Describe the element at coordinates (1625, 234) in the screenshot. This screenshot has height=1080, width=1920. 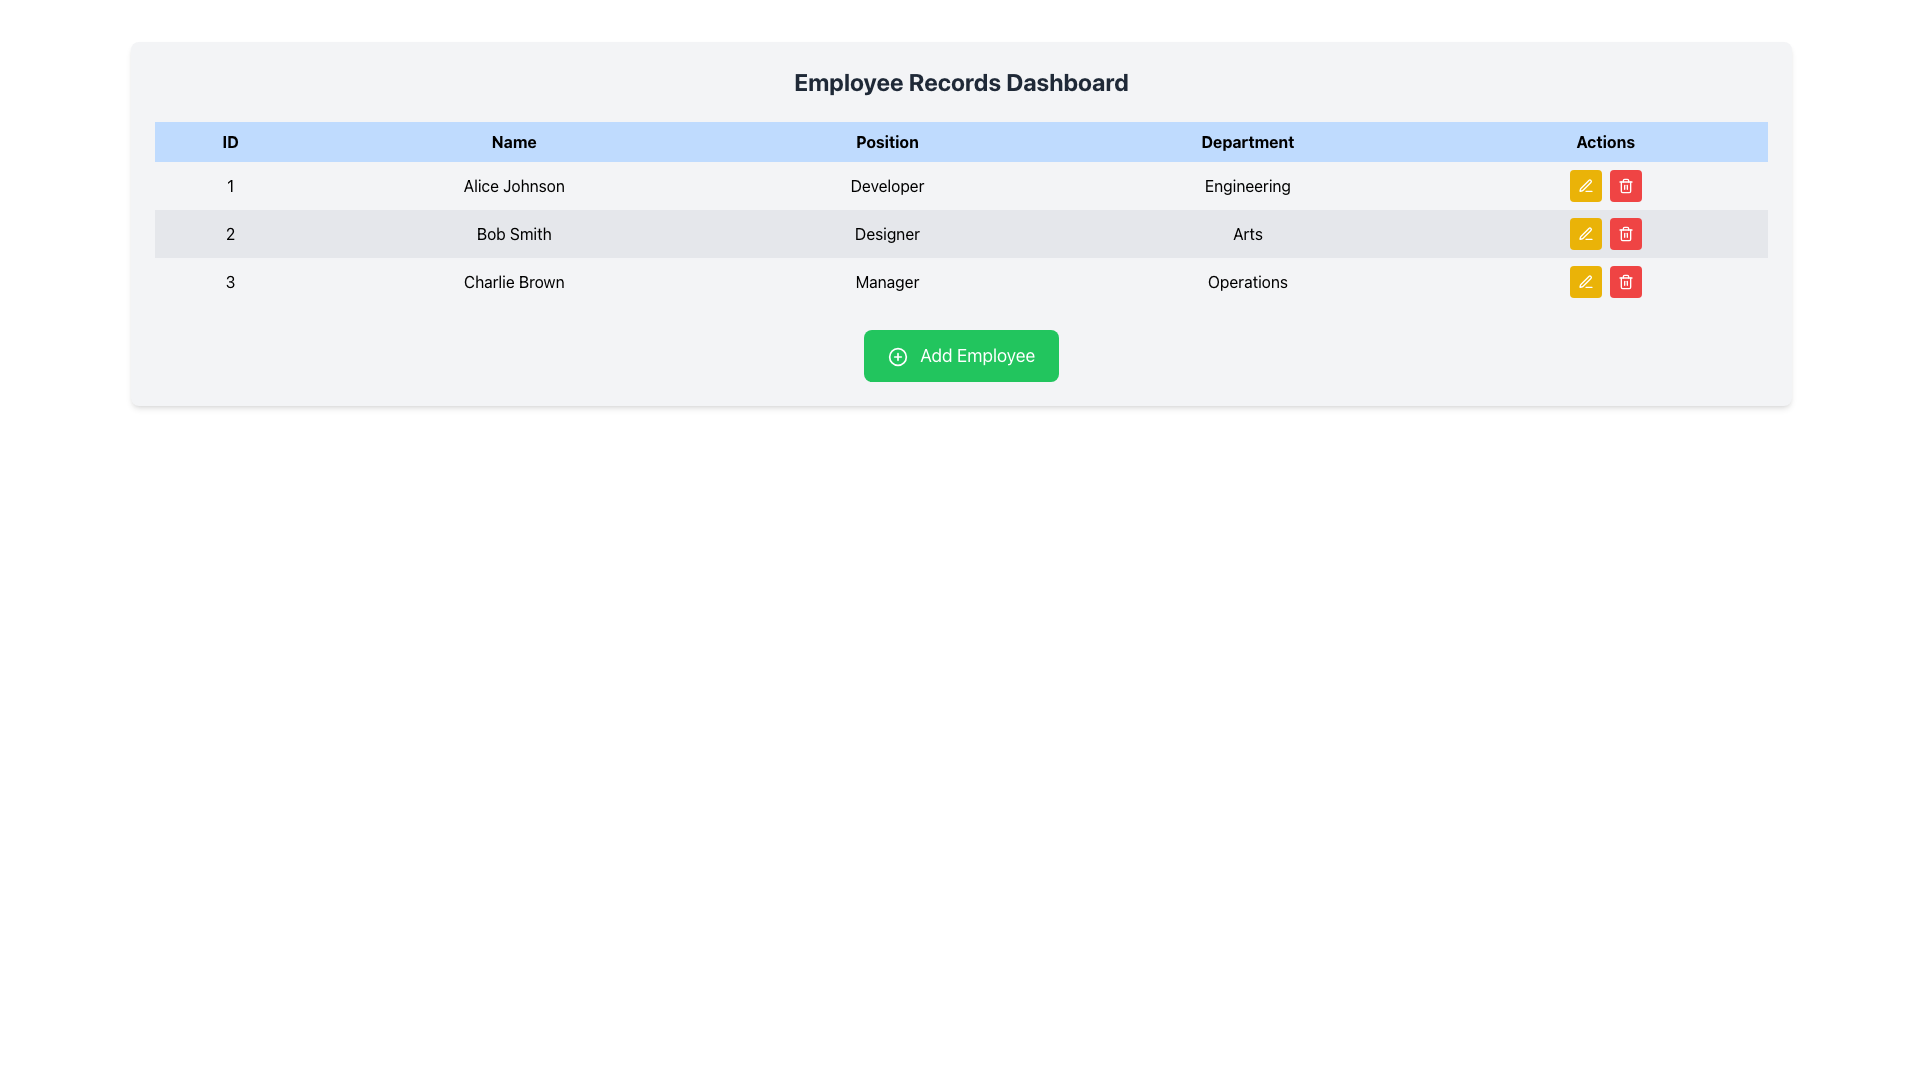
I see `the trash can body outline icon in the 'Actions' column of the row for 'Bob Smith'` at that location.